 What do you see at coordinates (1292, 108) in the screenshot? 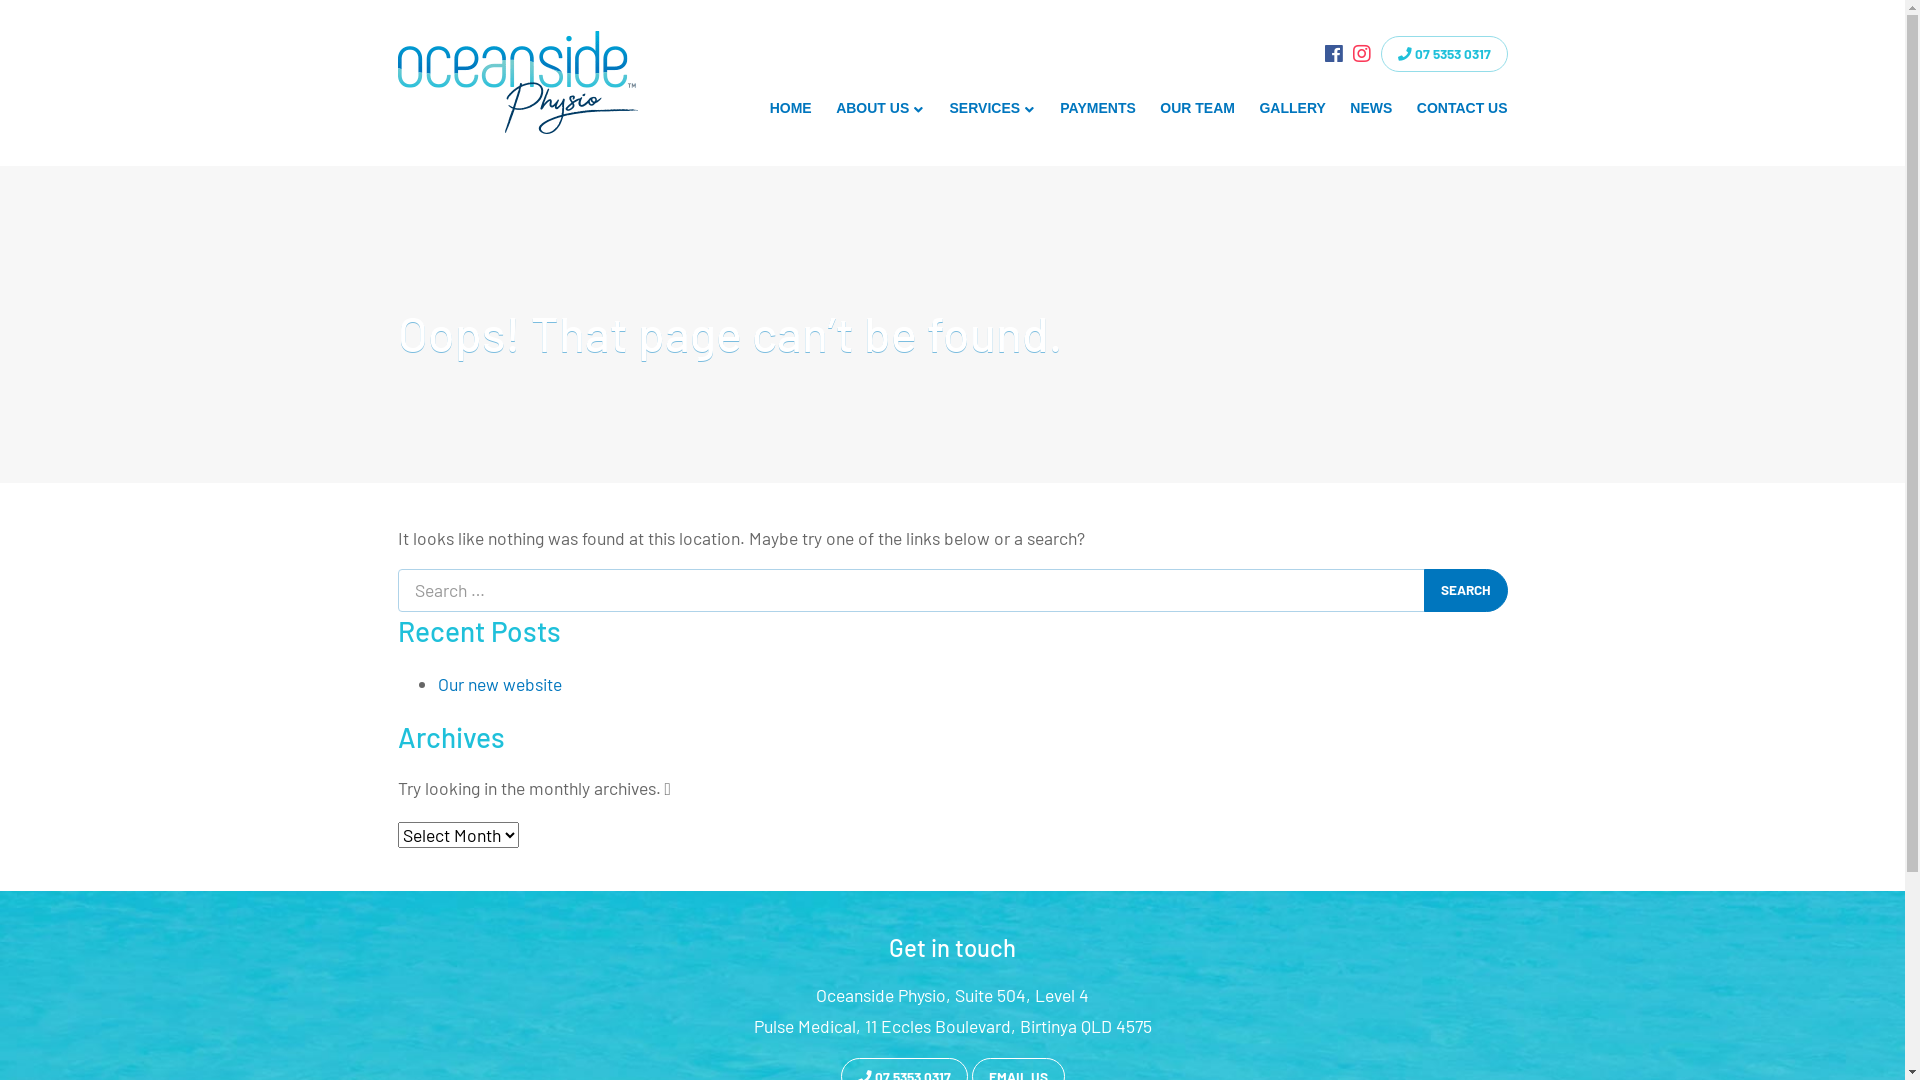
I see `'GALLERY'` at bounding box center [1292, 108].